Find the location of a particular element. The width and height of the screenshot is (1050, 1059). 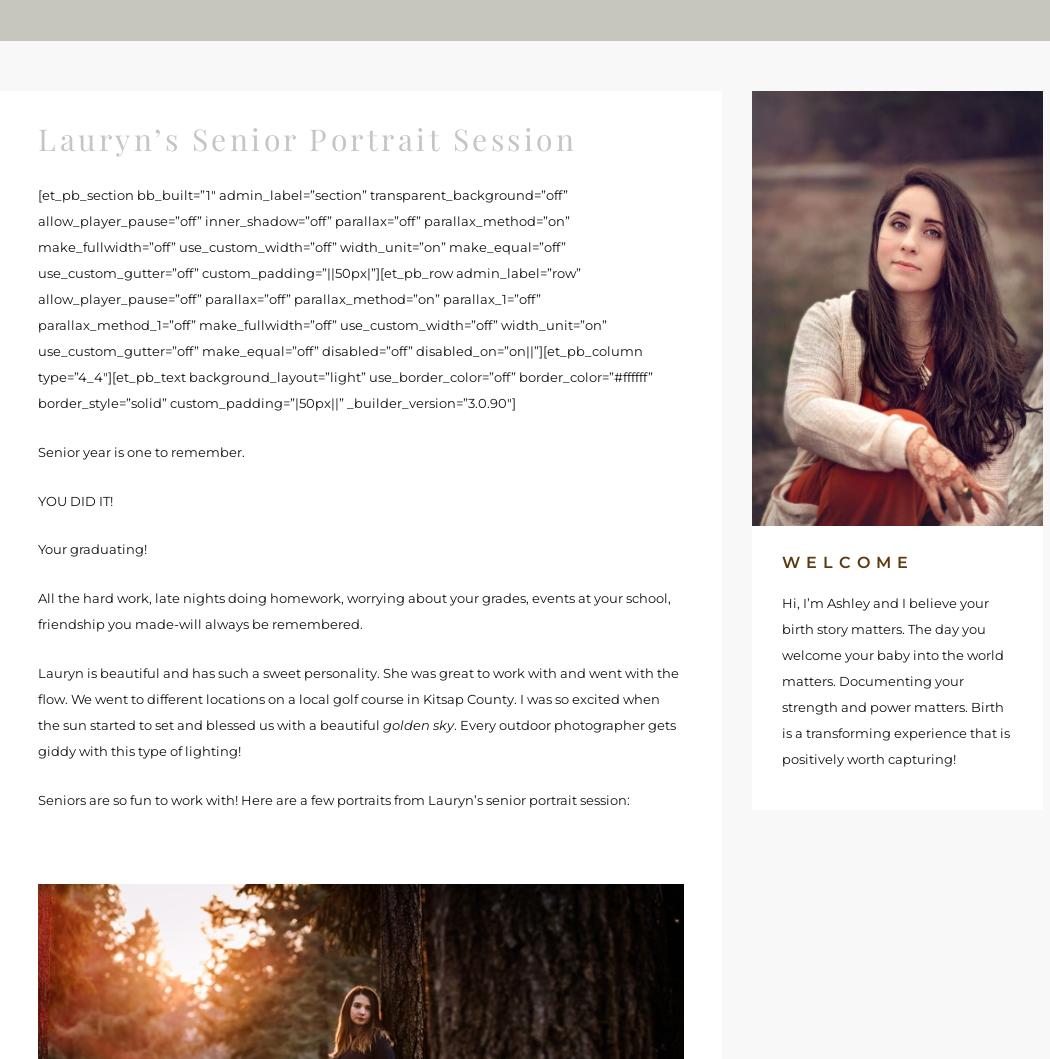

'Seniors are so fun to work with! Here are a few portraits from Lauryn’s senior portrait session:' is located at coordinates (334, 798).